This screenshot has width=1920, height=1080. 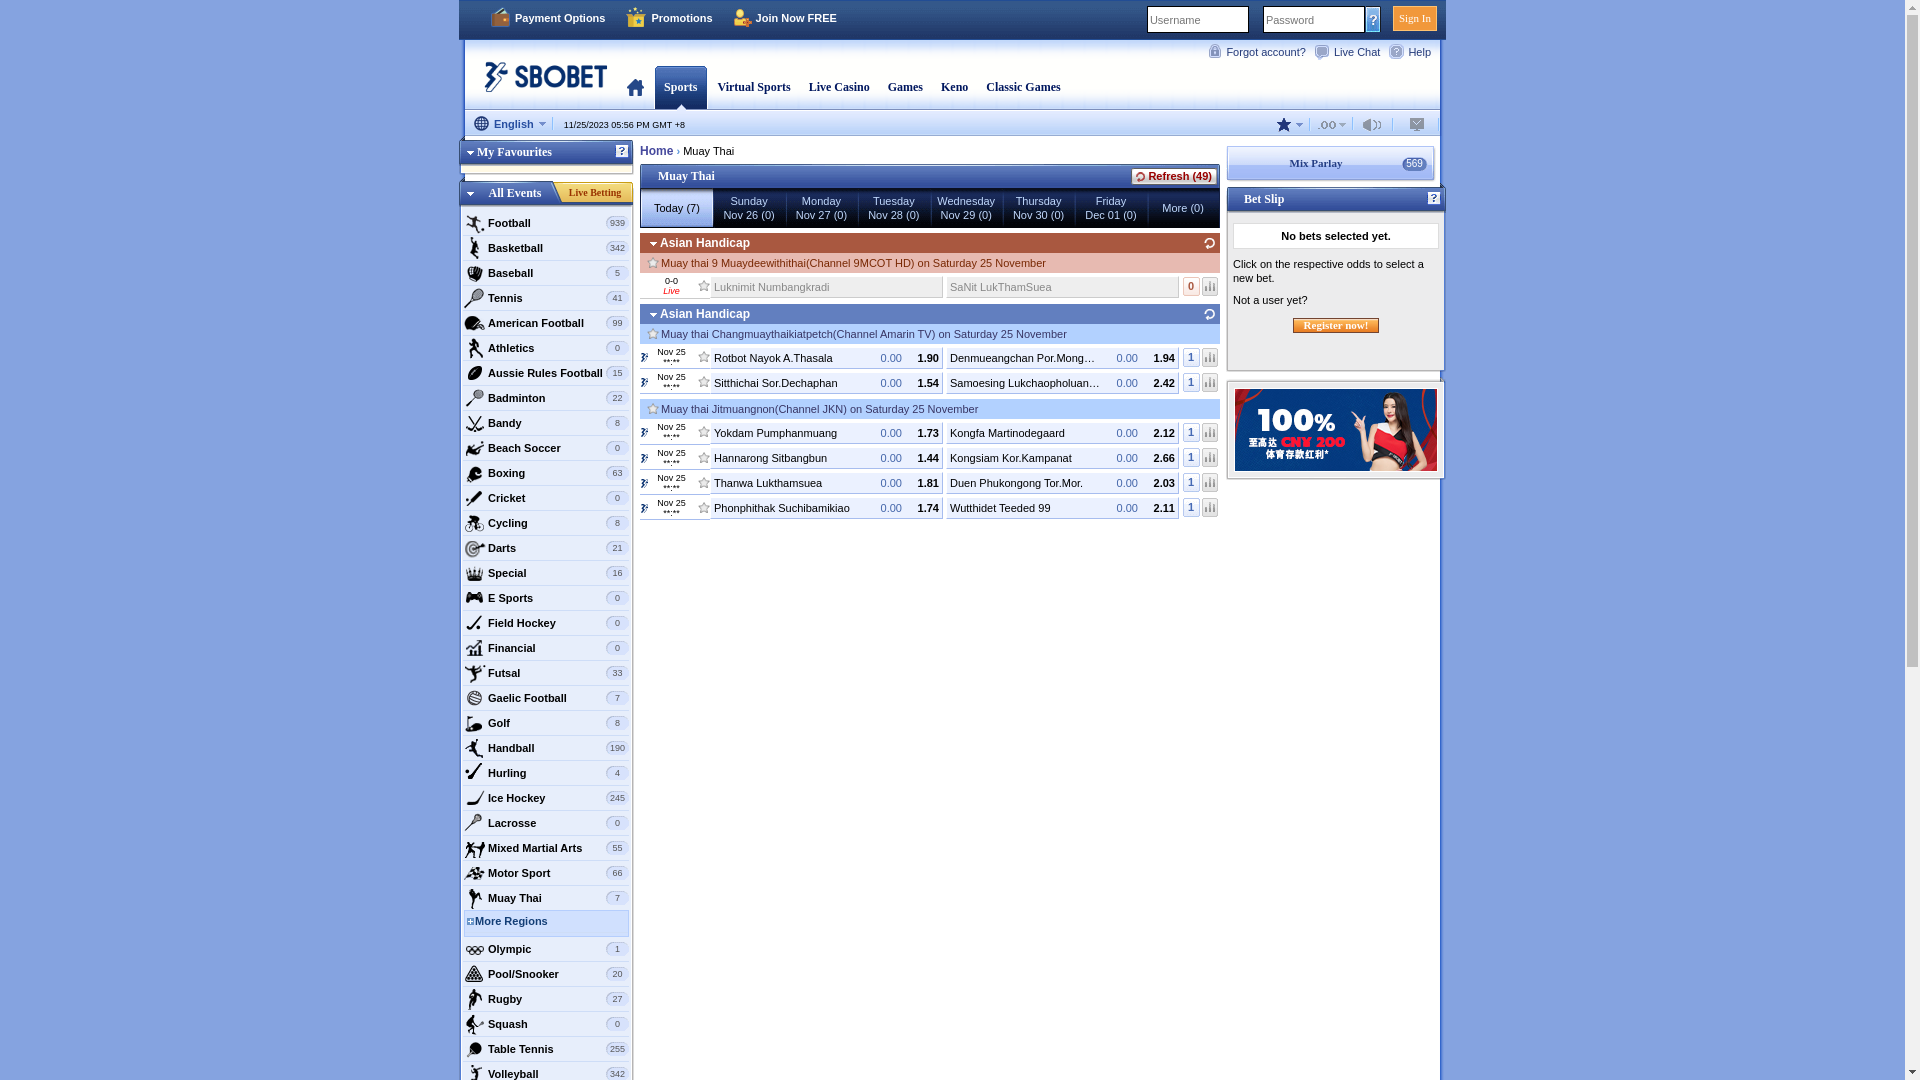 What do you see at coordinates (546, 297) in the screenshot?
I see `'Tennis` at bounding box center [546, 297].